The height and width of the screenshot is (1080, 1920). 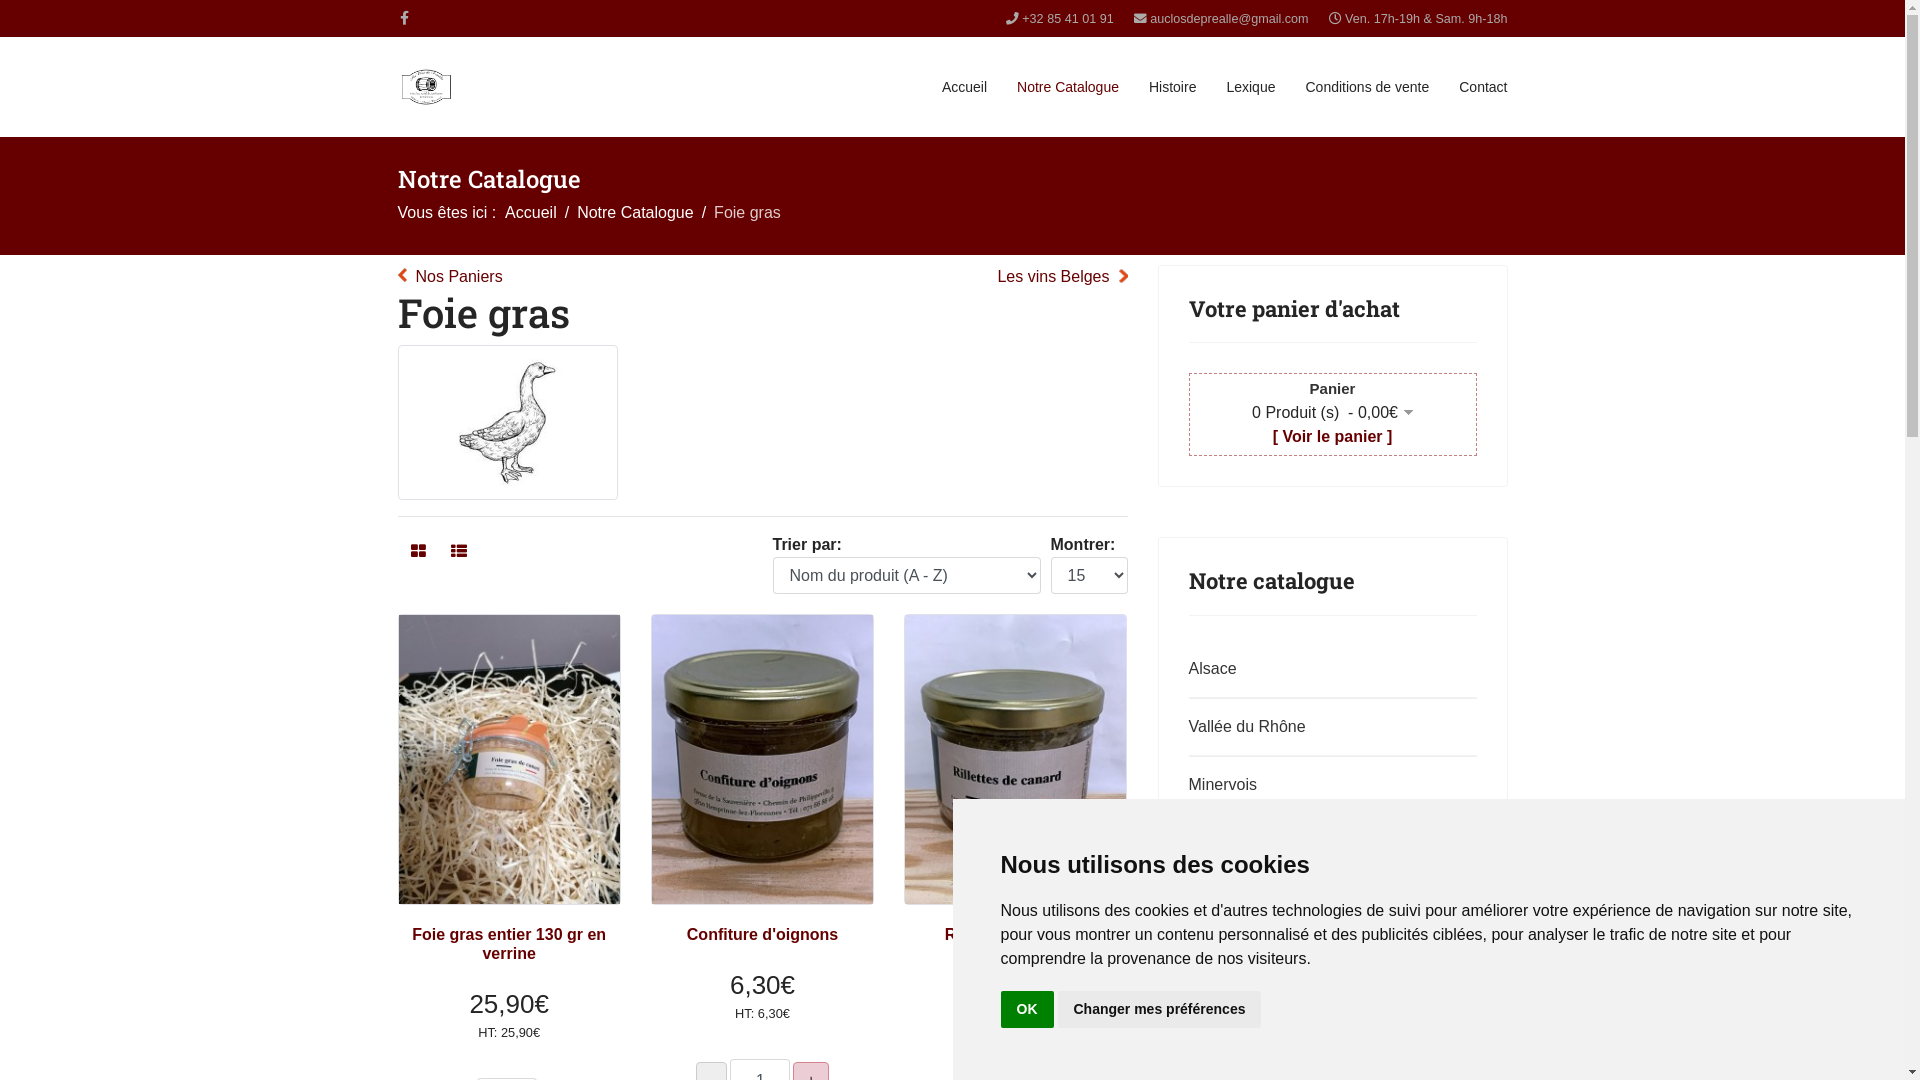 What do you see at coordinates (508, 759) in the screenshot?
I see `'Foie gras entier 130 gr en verrine'` at bounding box center [508, 759].